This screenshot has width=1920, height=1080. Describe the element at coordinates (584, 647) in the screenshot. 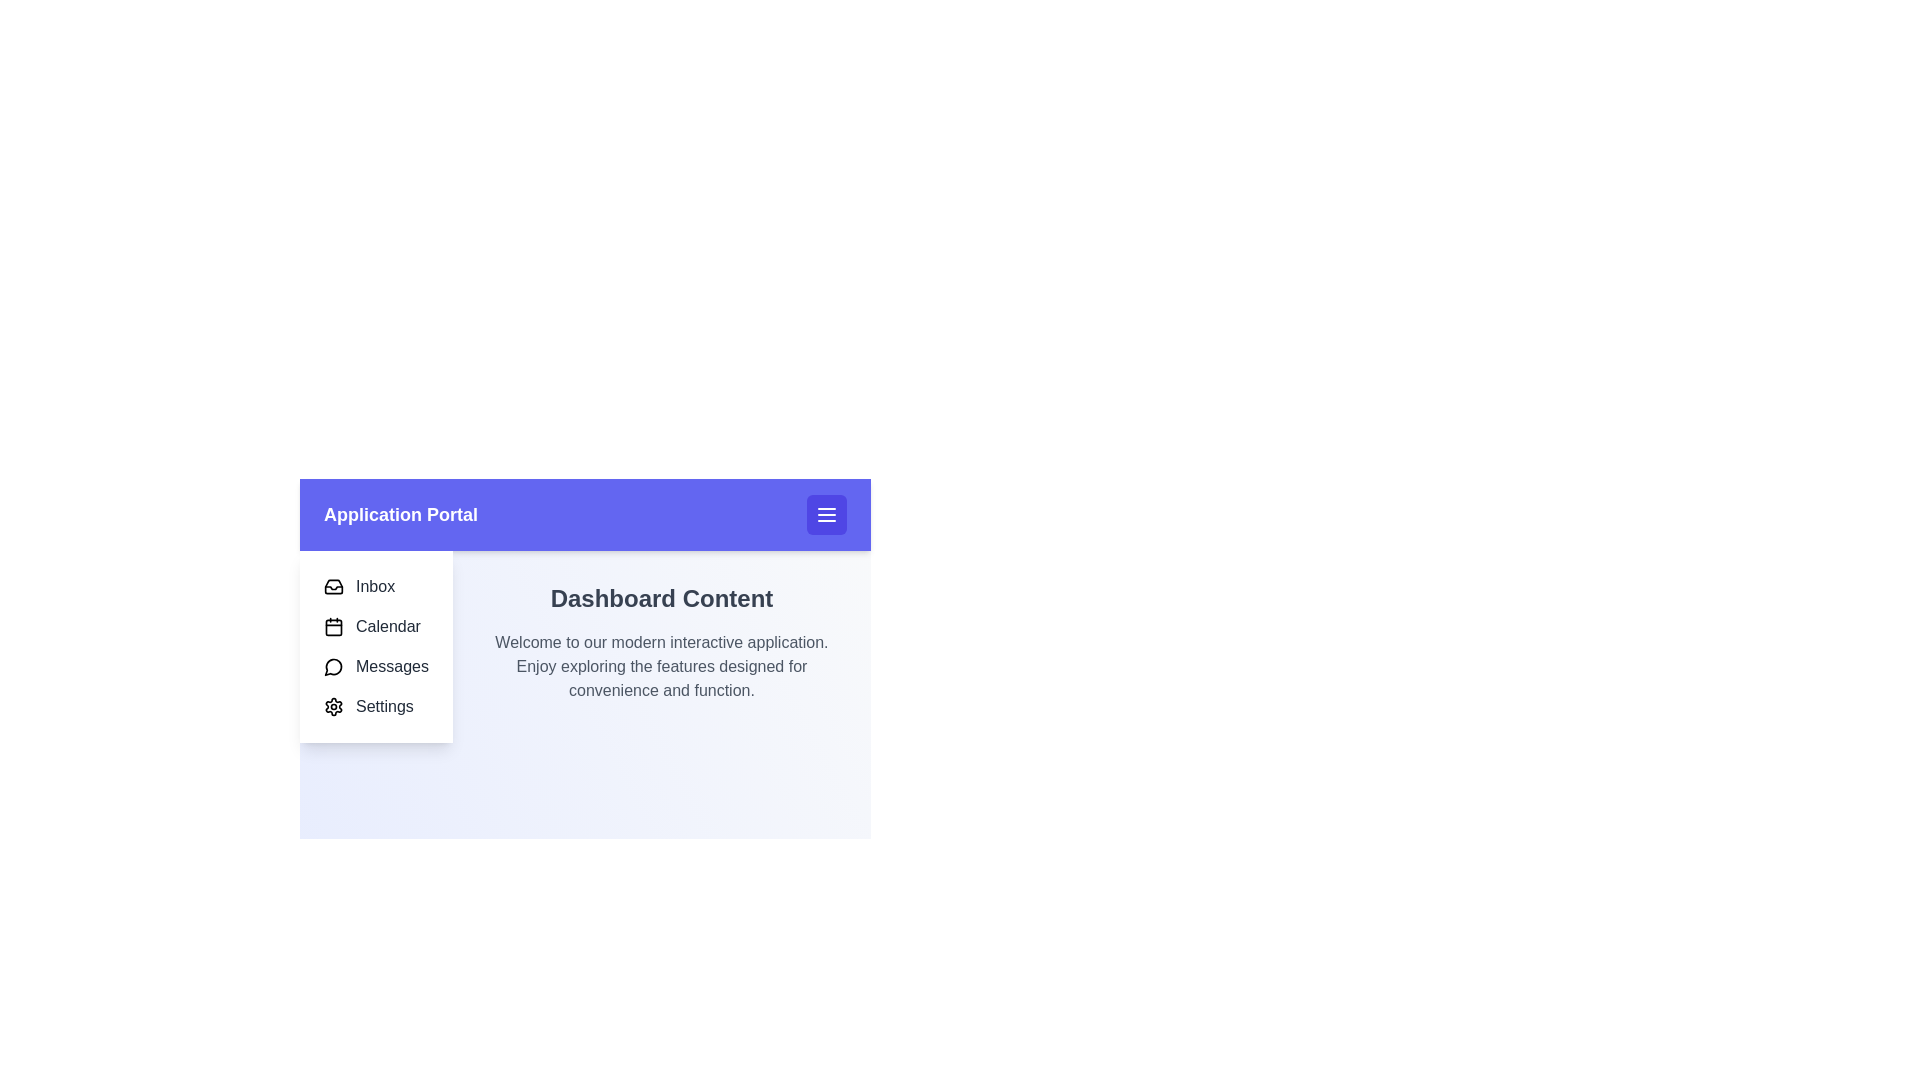

I see `displayed content in the 'Dashboard Content' text area located in the right column of the layout, adjacent to the vertical navigation menu` at that location.